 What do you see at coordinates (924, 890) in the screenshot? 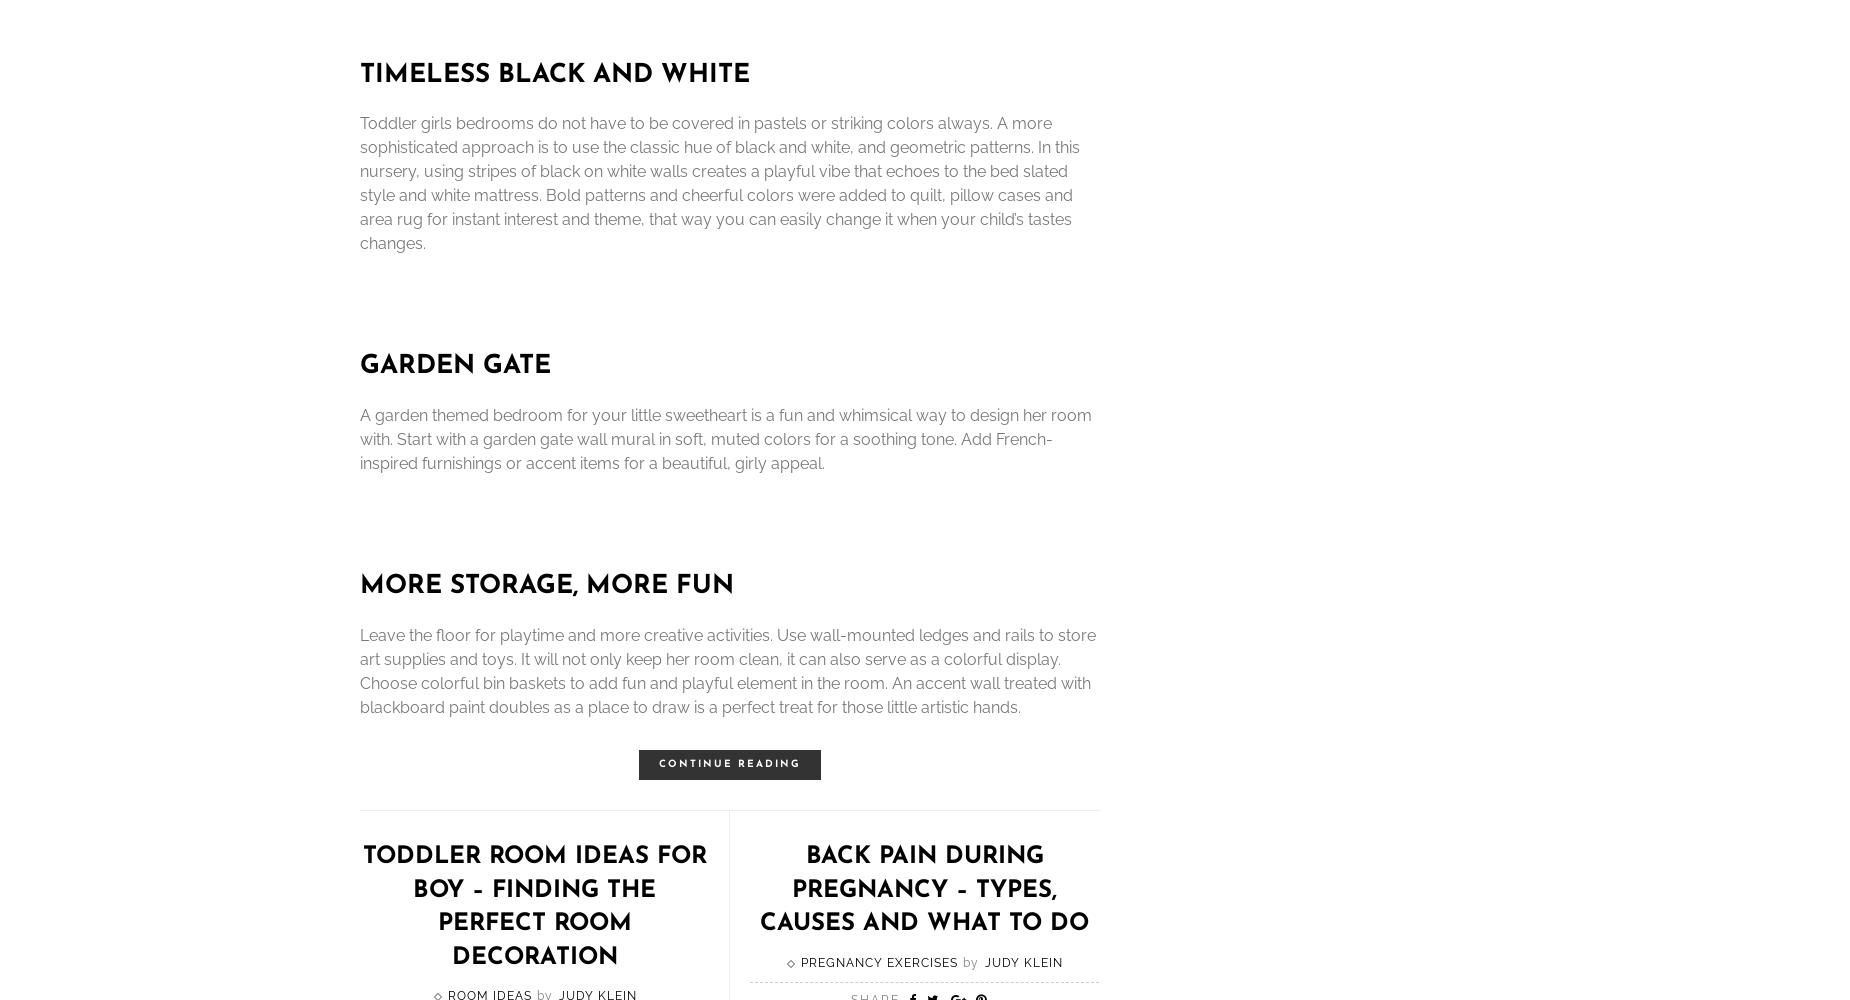
I see `'Back Pain during Pregnancy – Types, Causes and What to Do'` at bounding box center [924, 890].